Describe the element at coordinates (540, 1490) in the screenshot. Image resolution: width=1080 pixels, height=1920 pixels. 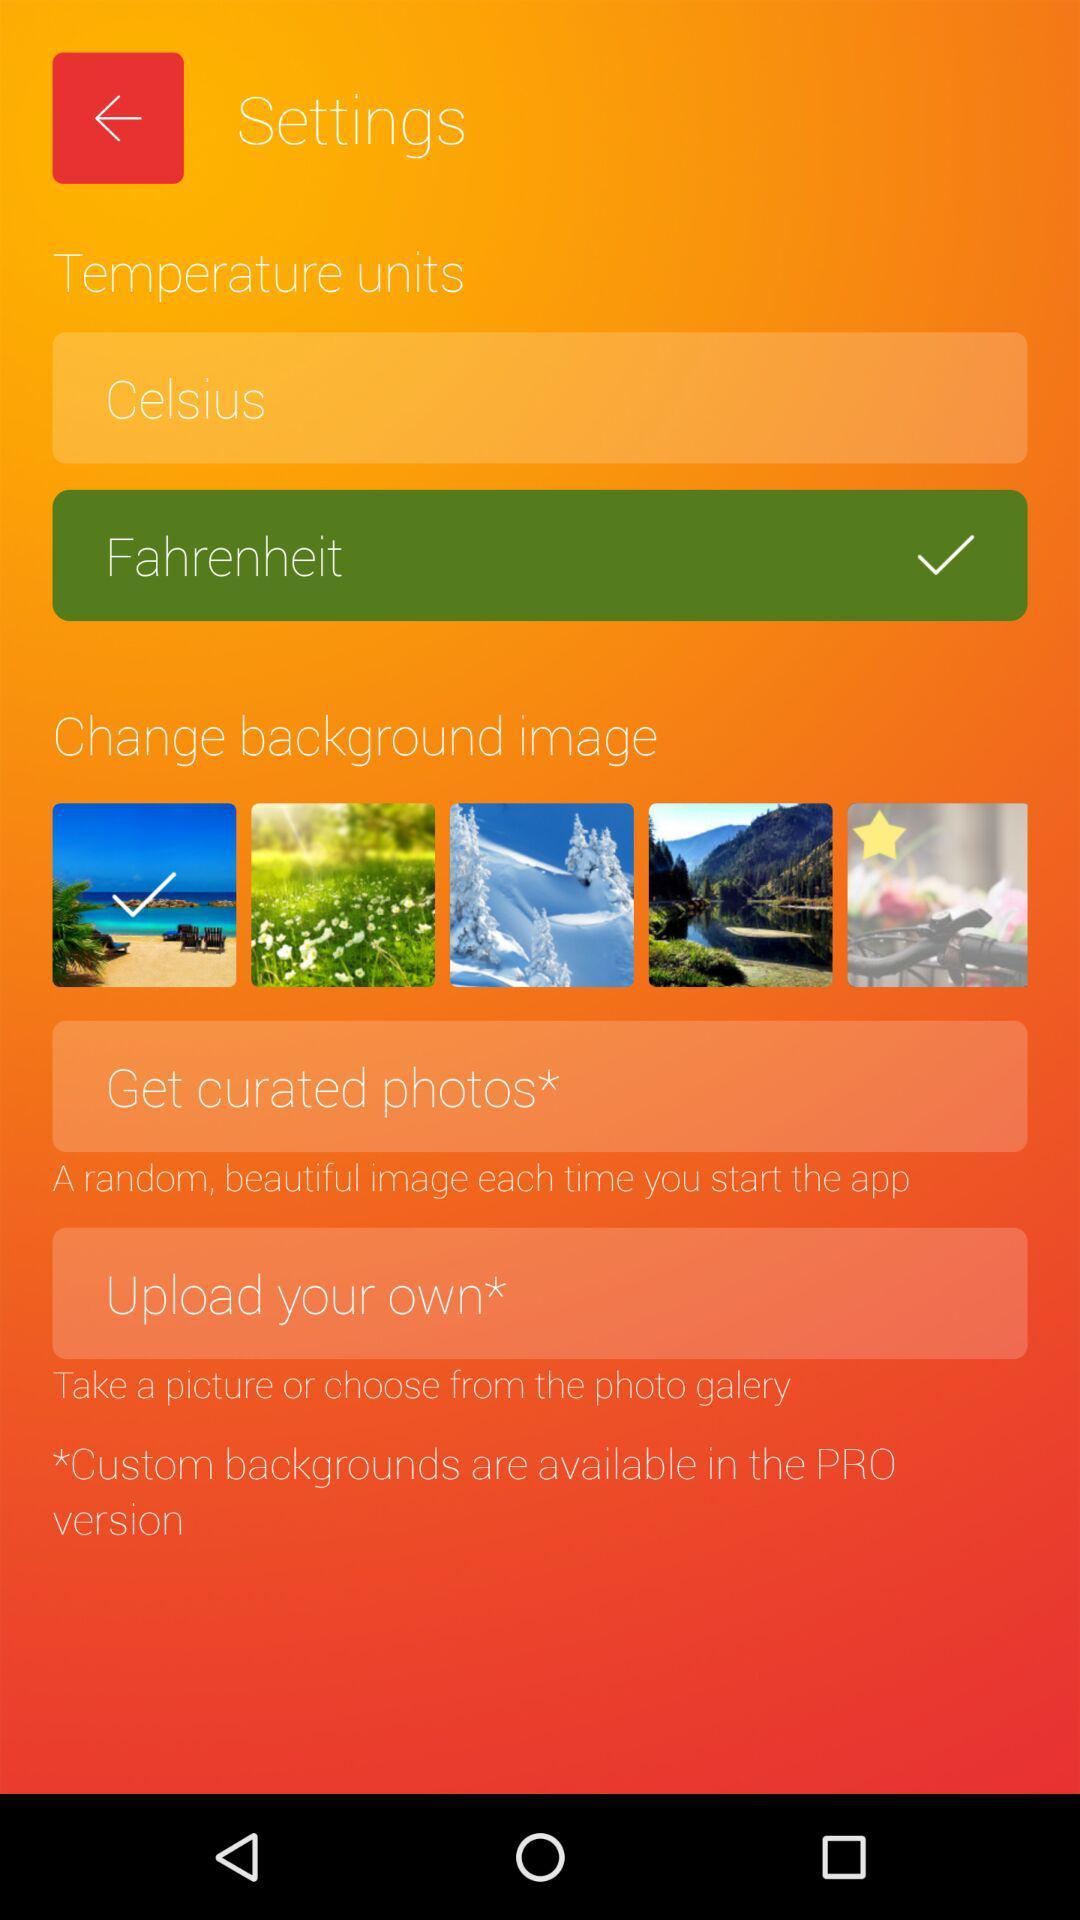
I see `custom backgrounds are item` at that location.